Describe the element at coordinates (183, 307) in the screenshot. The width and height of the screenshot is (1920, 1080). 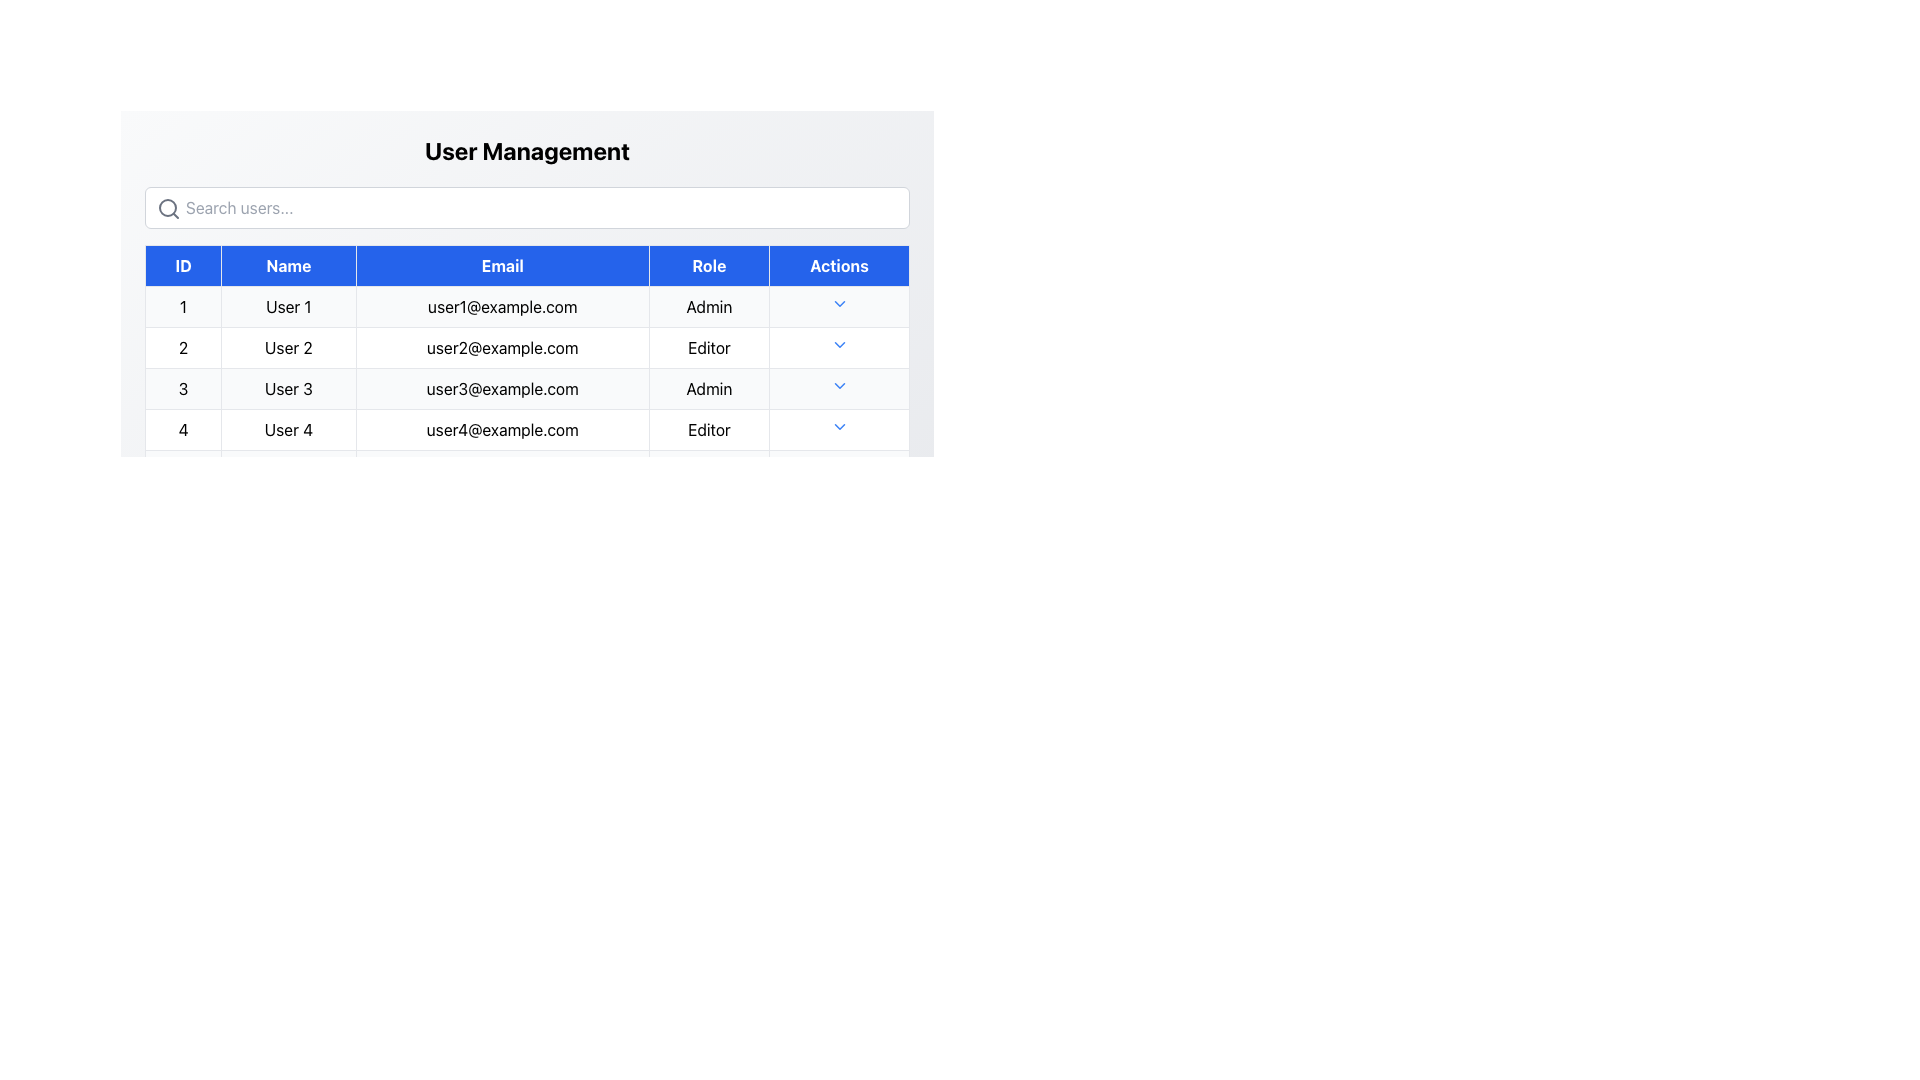
I see `the table cell containing the text '1'` at that location.